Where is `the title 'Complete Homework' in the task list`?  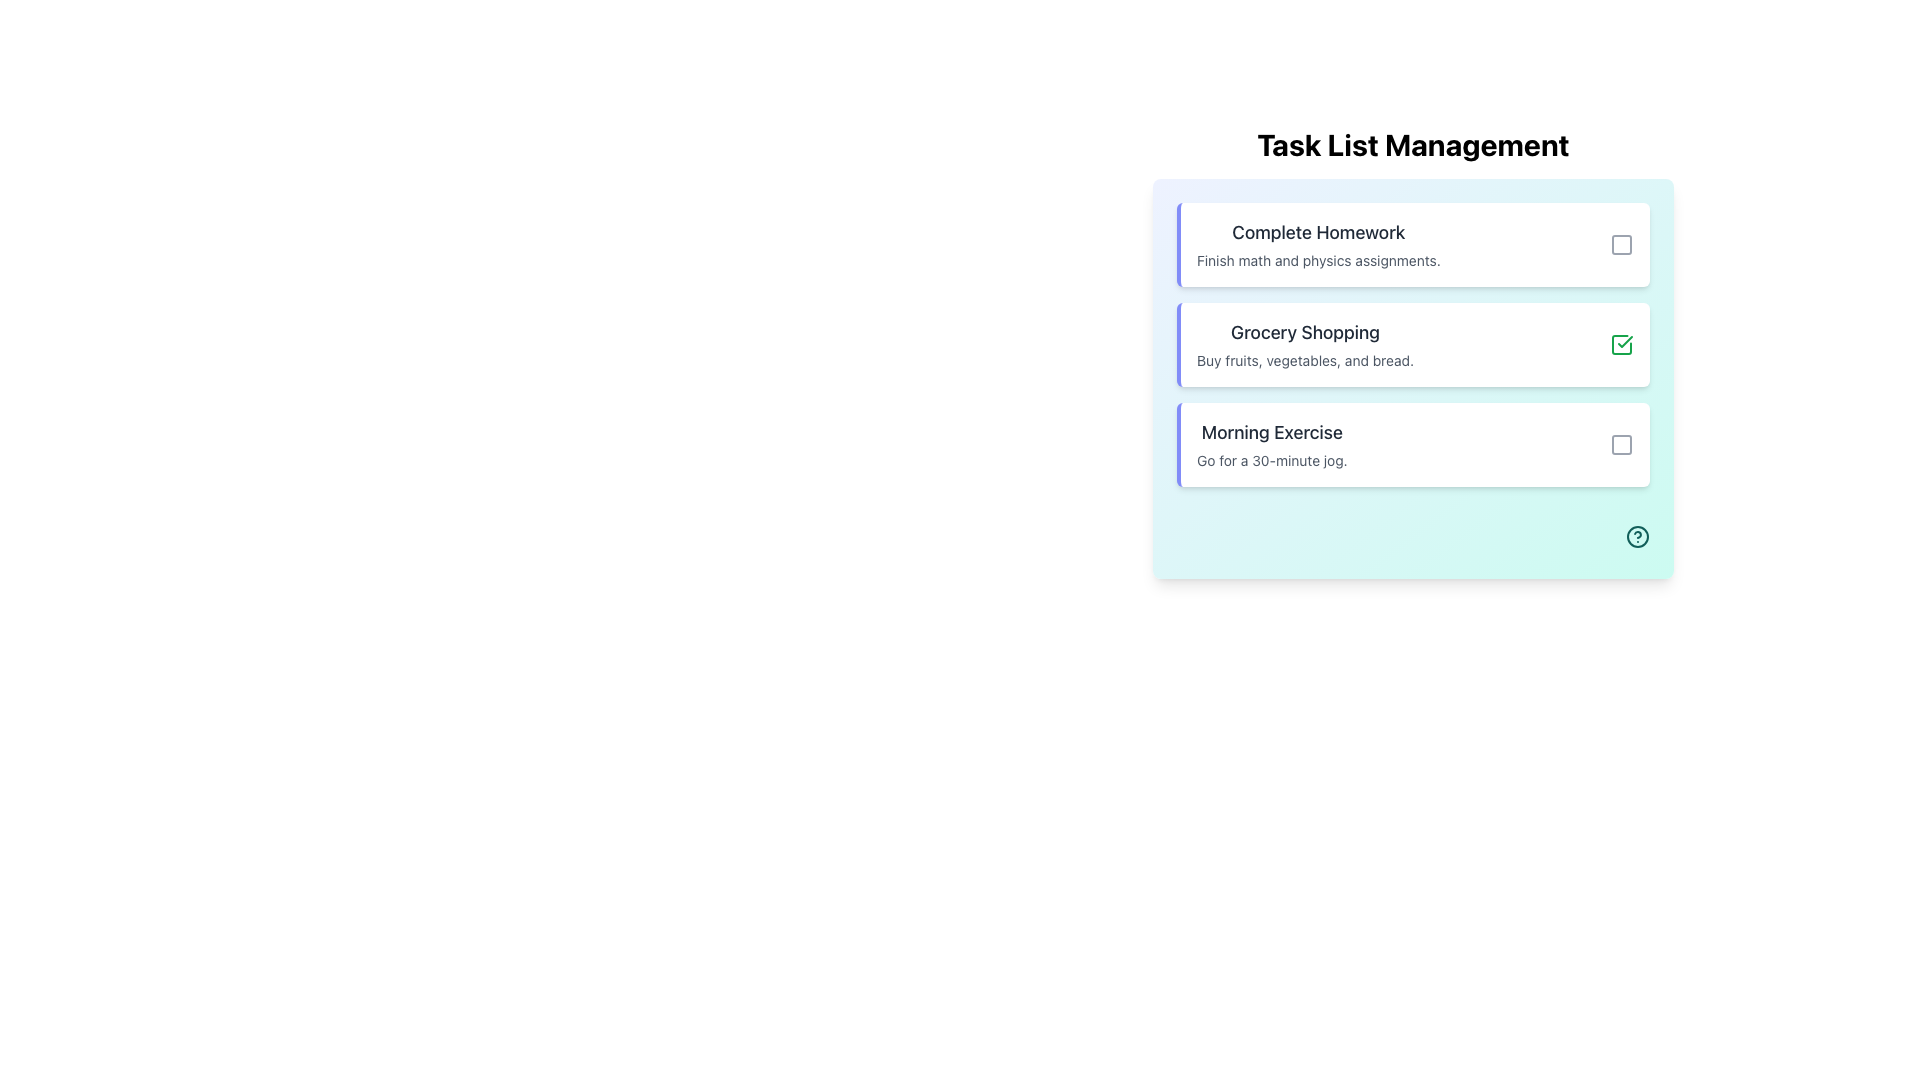 the title 'Complete Homework' in the task list is located at coordinates (1412, 244).